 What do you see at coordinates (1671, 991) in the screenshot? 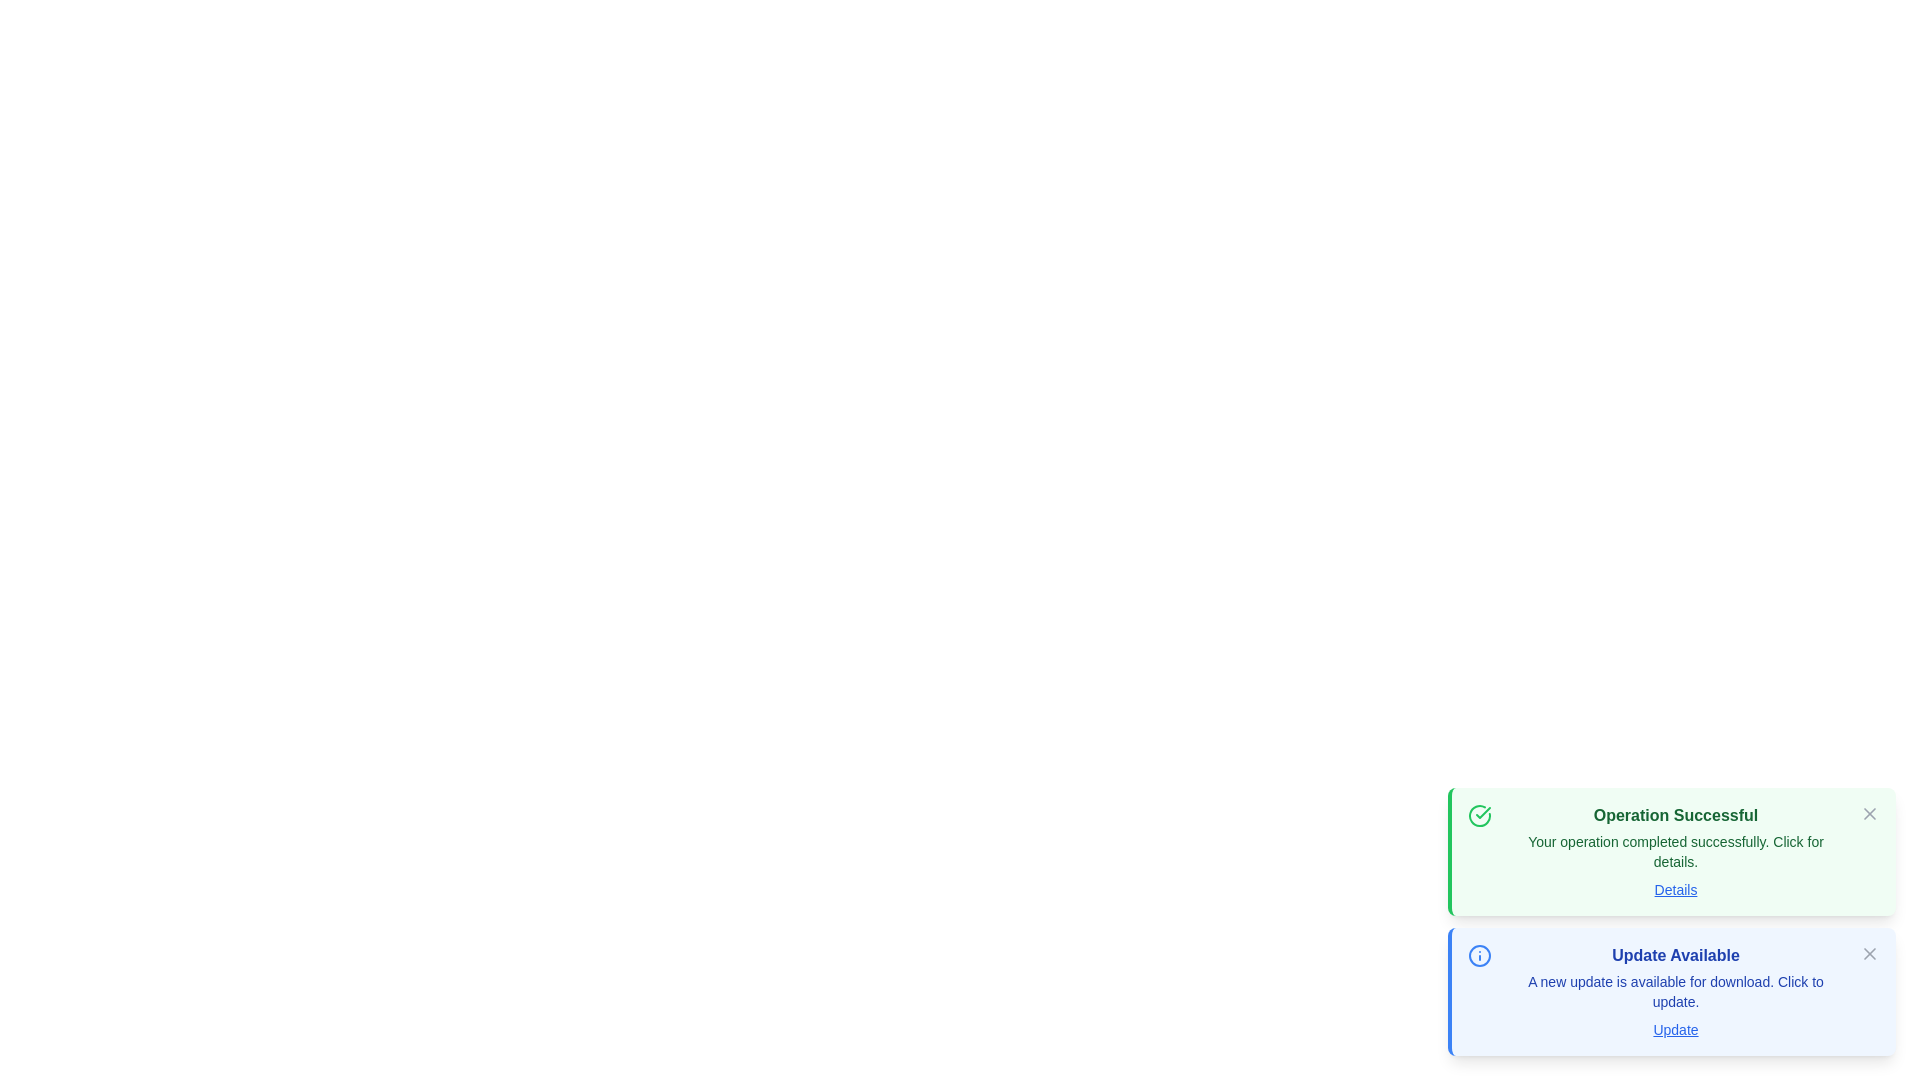
I see `the 'Update' link in the notification box titled 'Update Available' to initiate the update` at bounding box center [1671, 991].